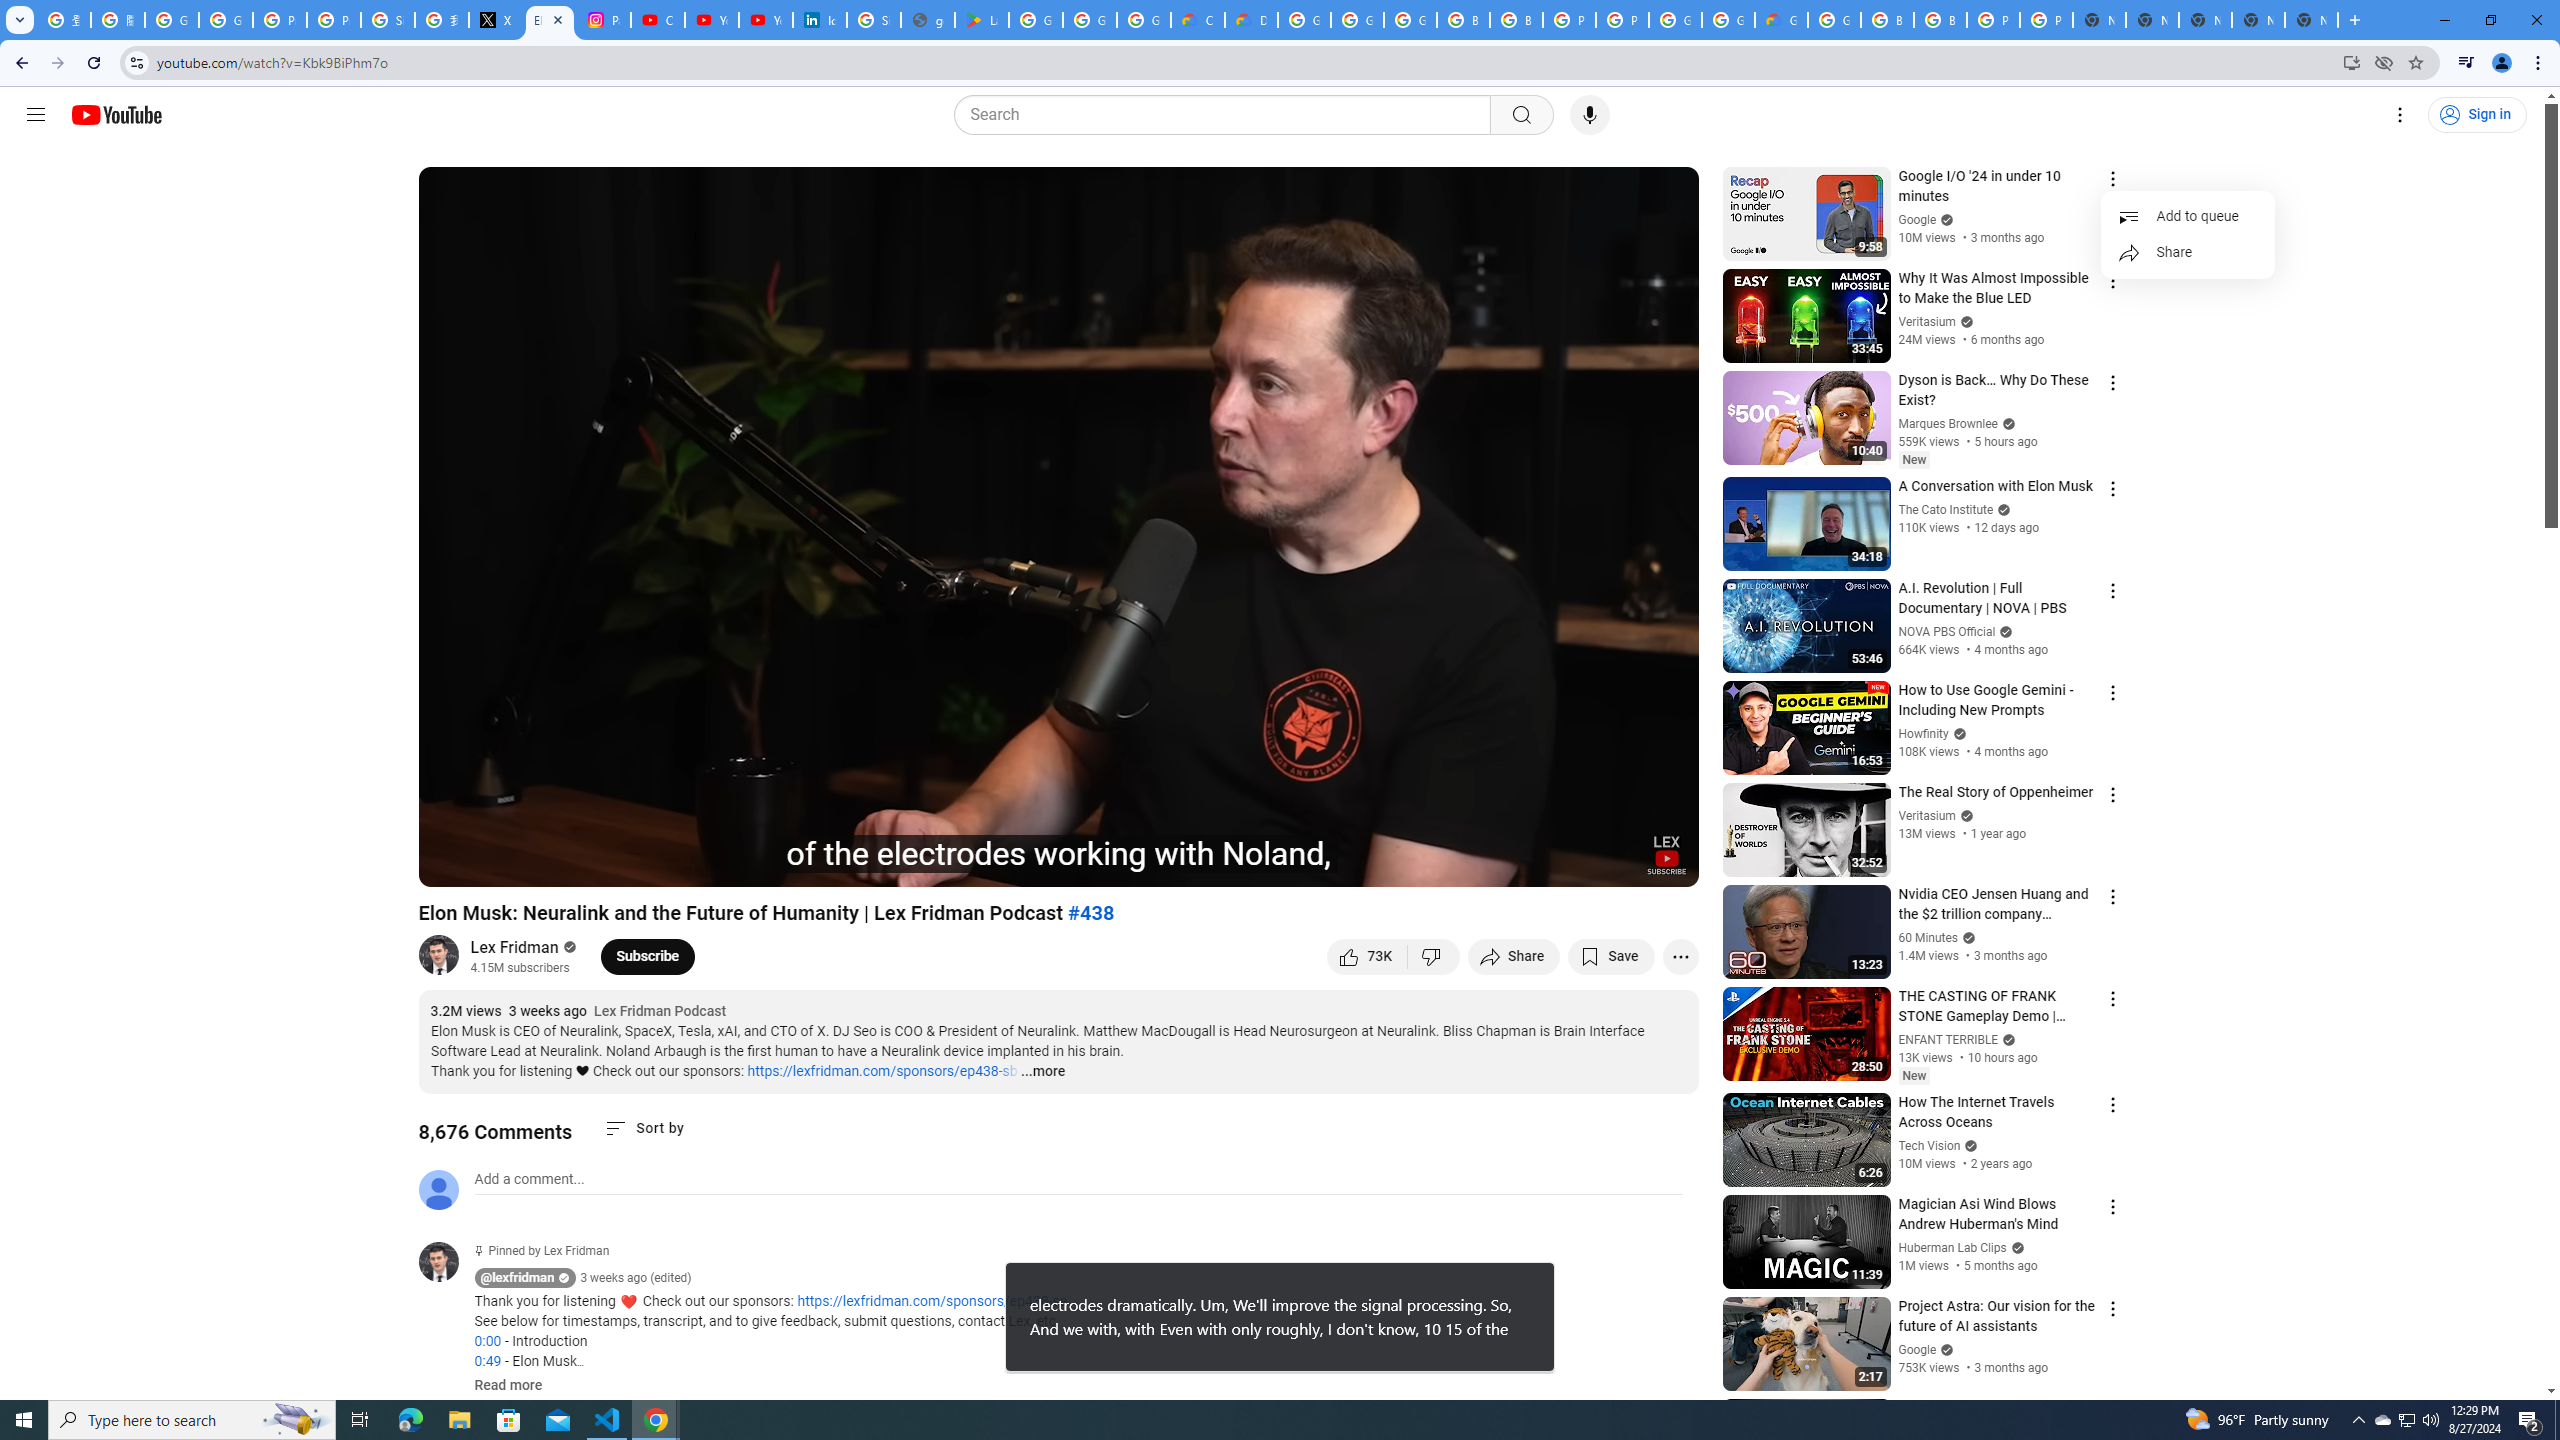 This screenshot has width=2560, height=1440. What do you see at coordinates (2186, 252) in the screenshot?
I see `'Share'` at bounding box center [2186, 252].